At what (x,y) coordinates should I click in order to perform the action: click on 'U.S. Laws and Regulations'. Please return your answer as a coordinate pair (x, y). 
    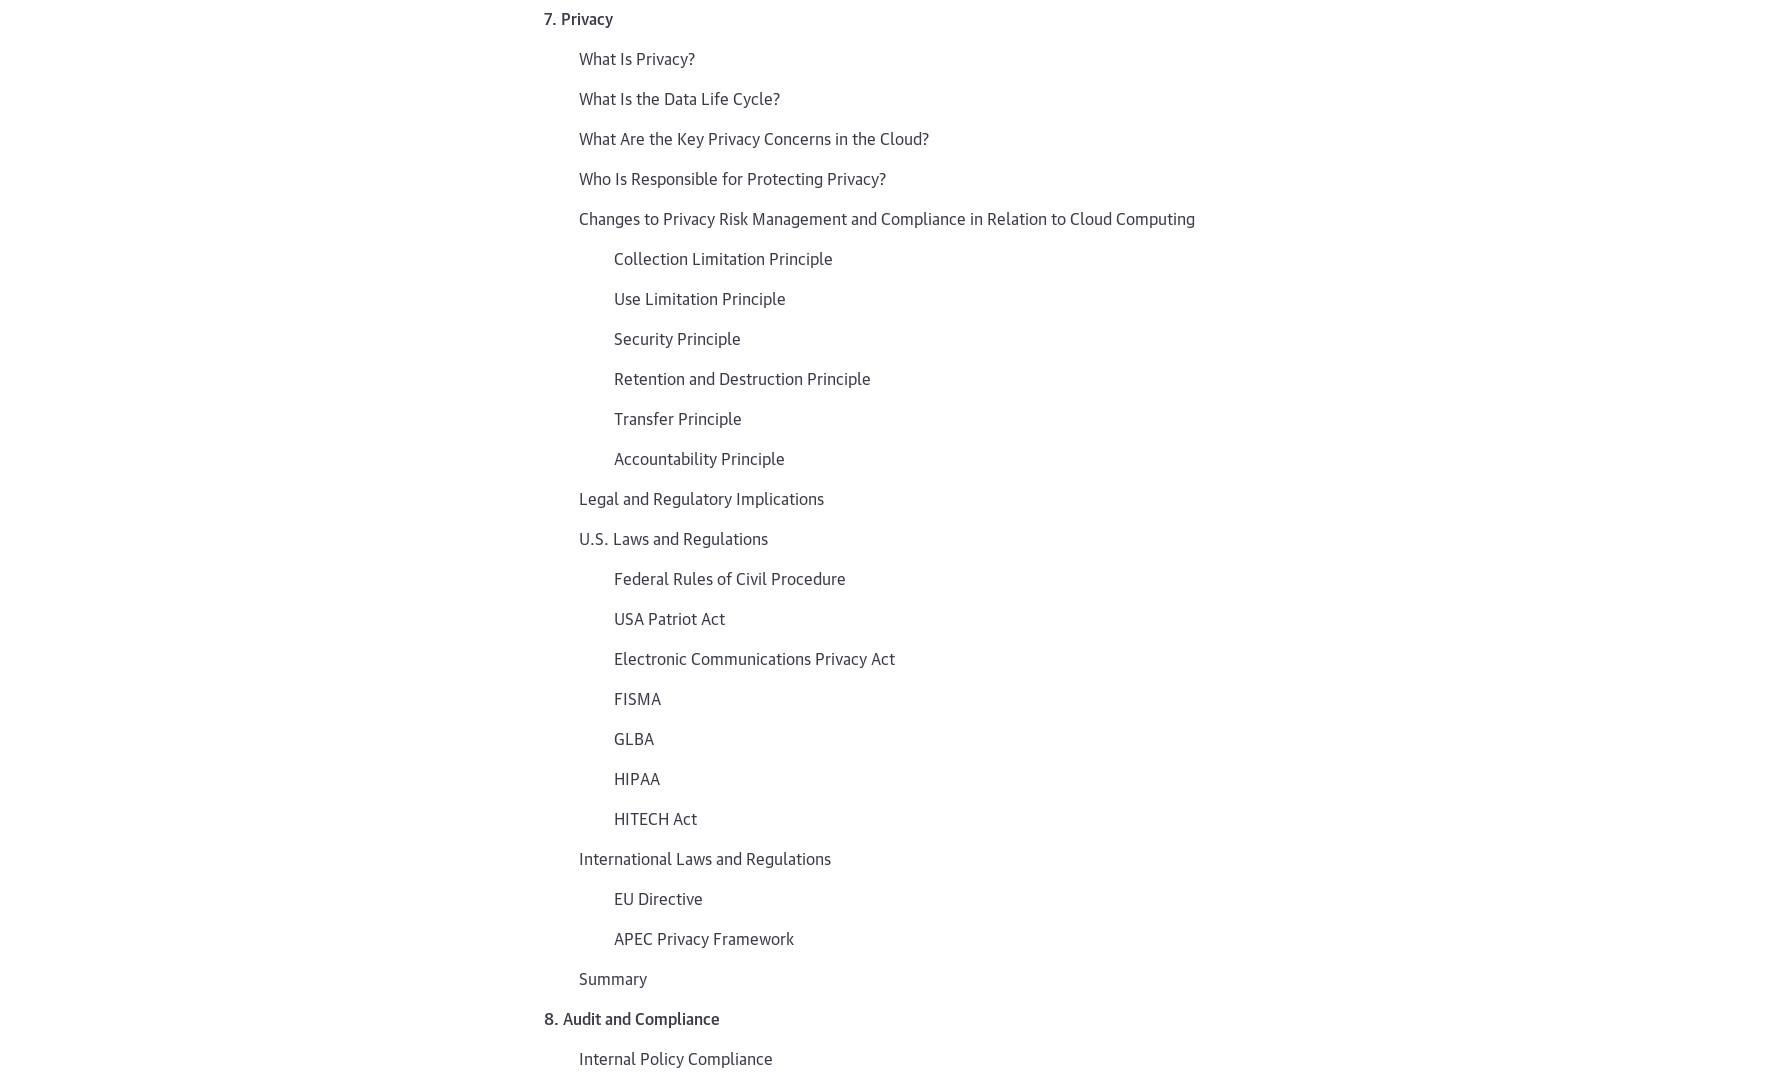
    Looking at the image, I should click on (673, 537).